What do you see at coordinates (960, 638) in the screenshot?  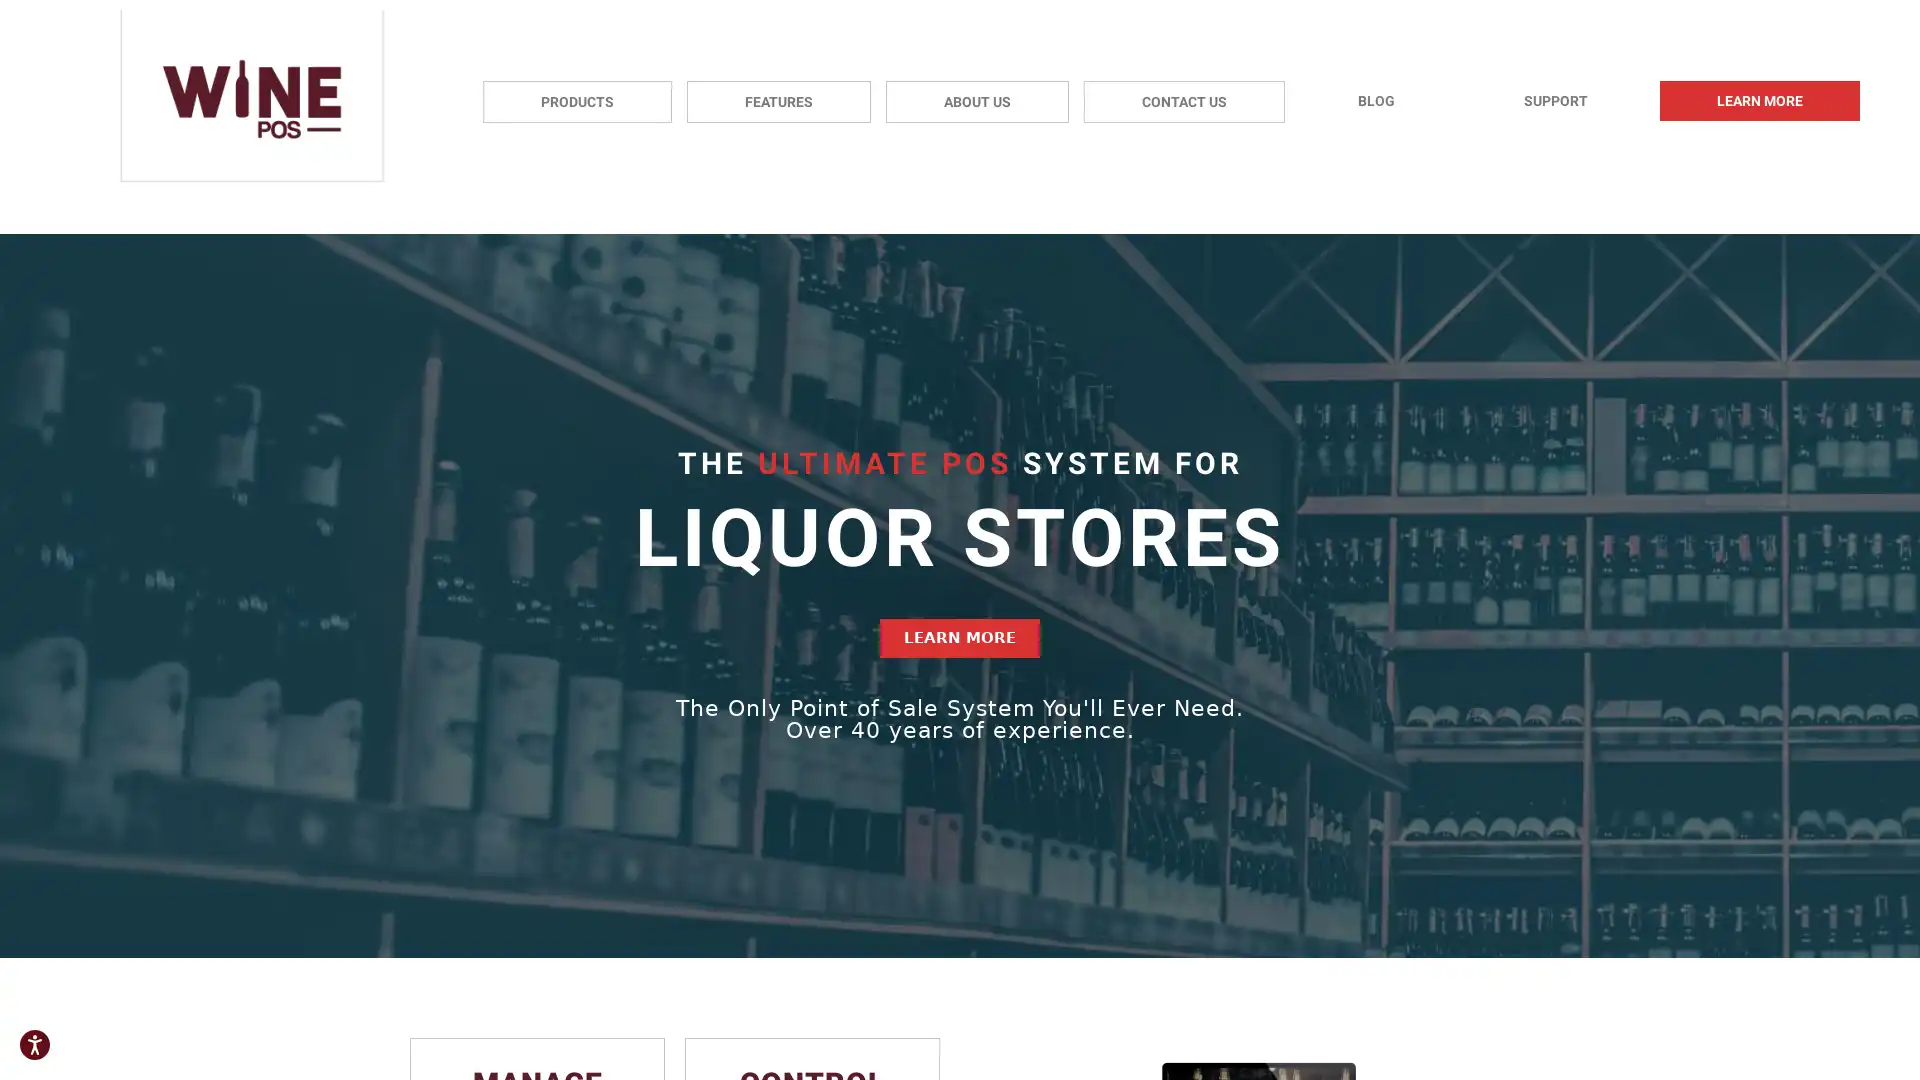 I see `LEARN MORE` at bounding box center [960, 638].